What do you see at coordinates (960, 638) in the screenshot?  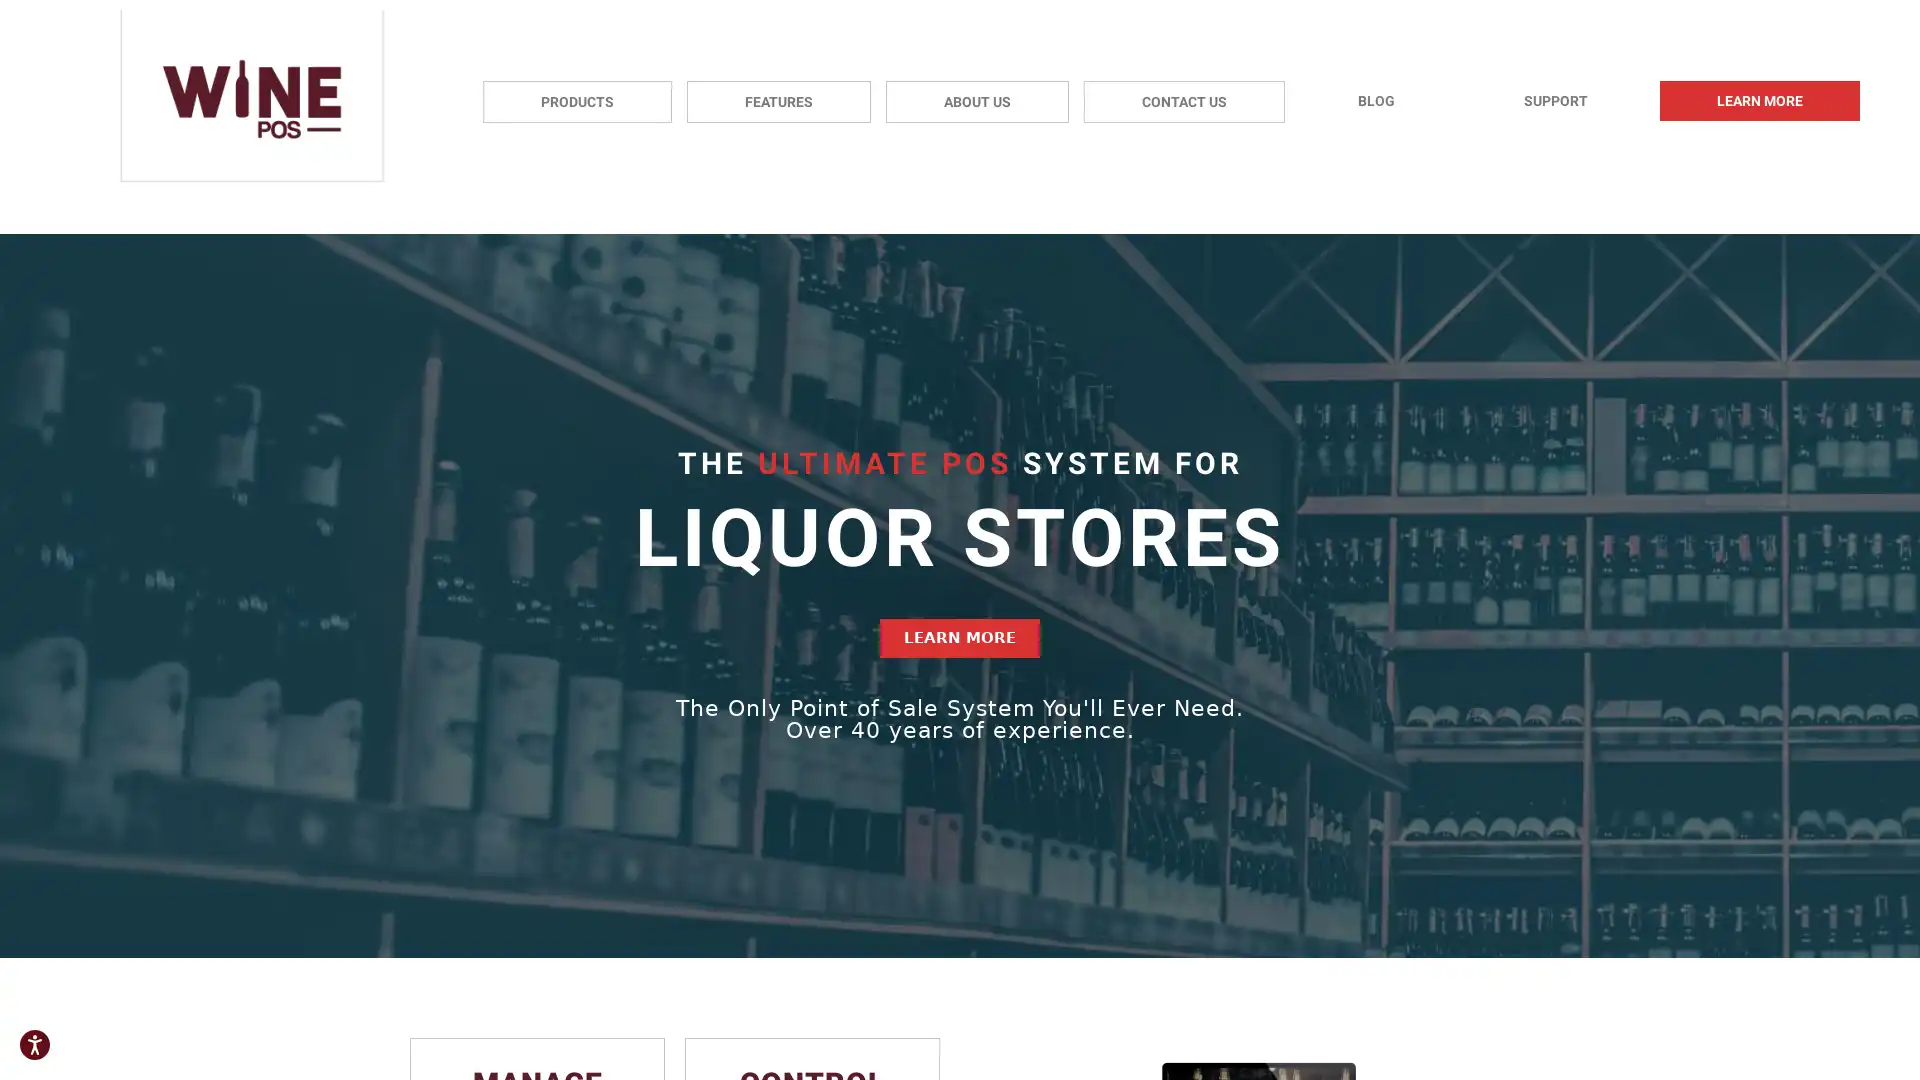 I see `LEARN MORE` at bounding box center [960, 638].